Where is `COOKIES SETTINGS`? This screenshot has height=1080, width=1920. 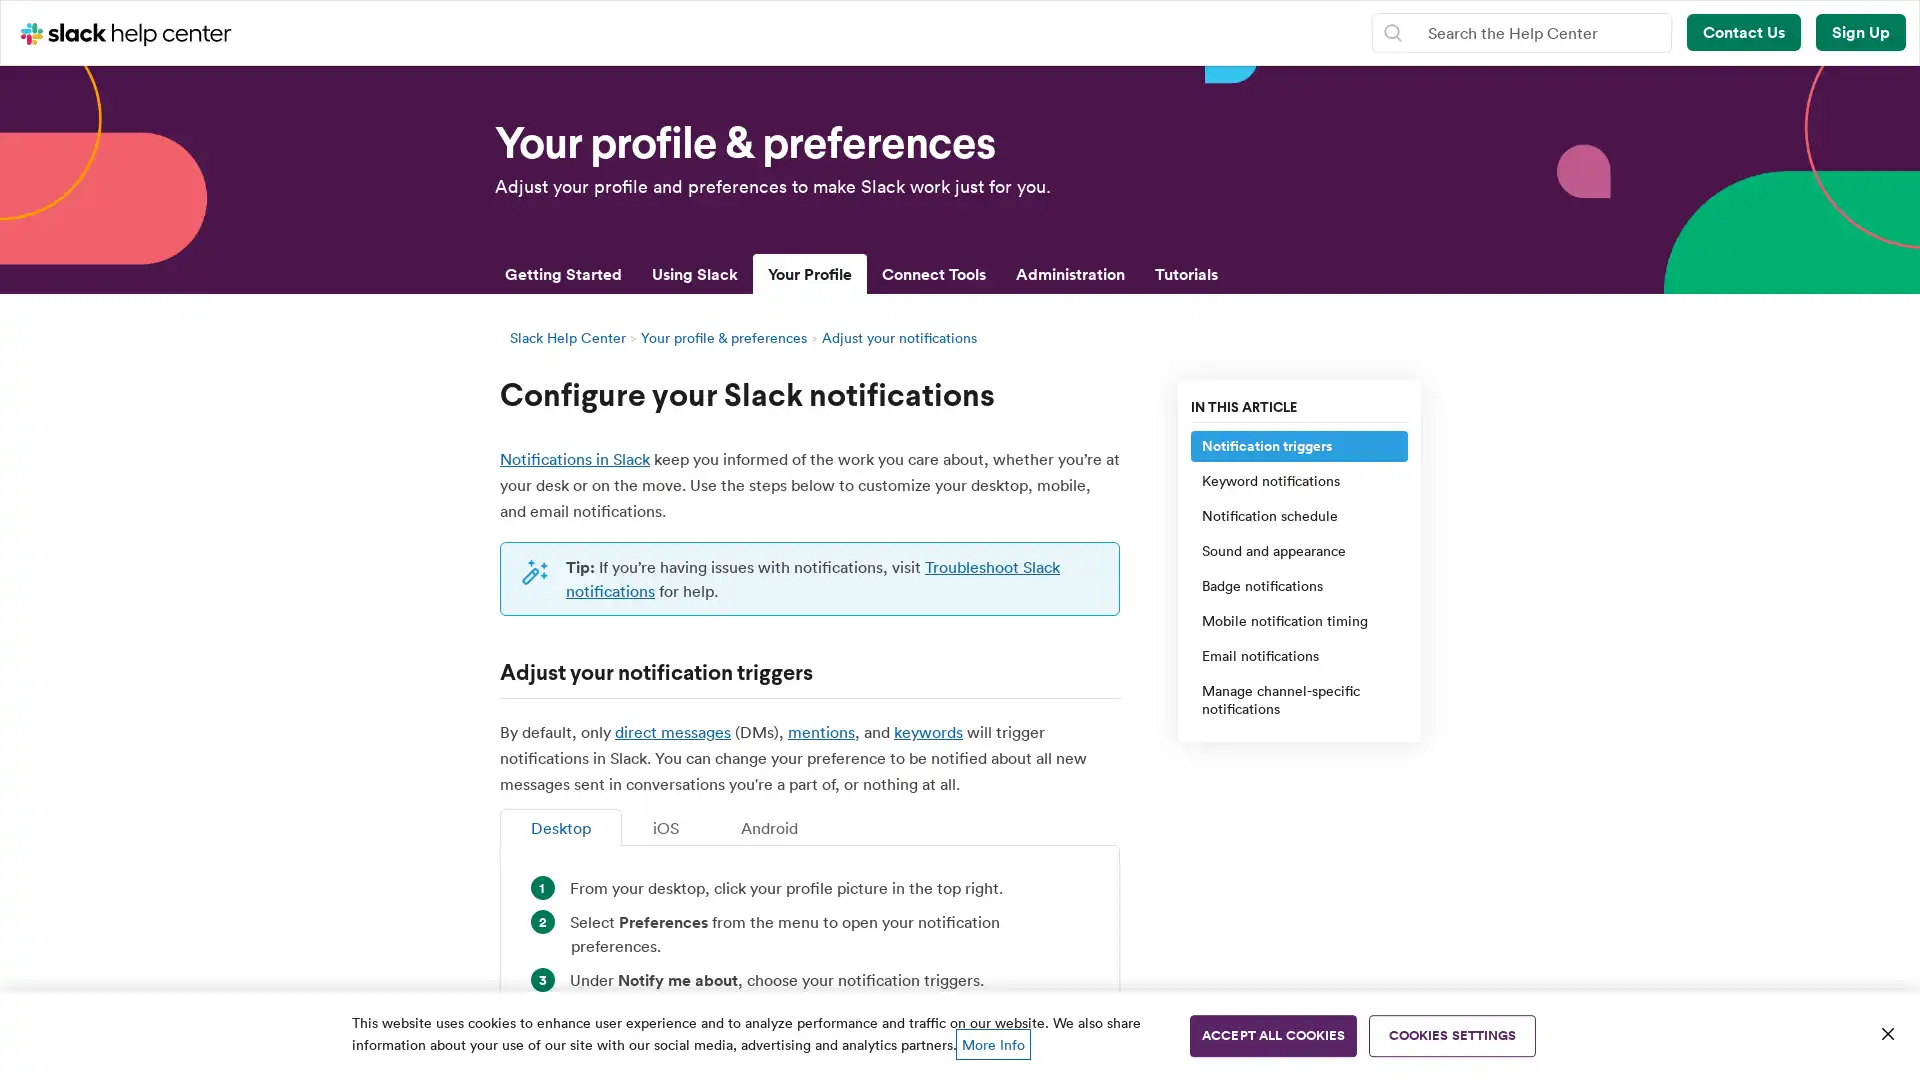 COOKIES SETTINGS is located at coordinates (1452, 1035).